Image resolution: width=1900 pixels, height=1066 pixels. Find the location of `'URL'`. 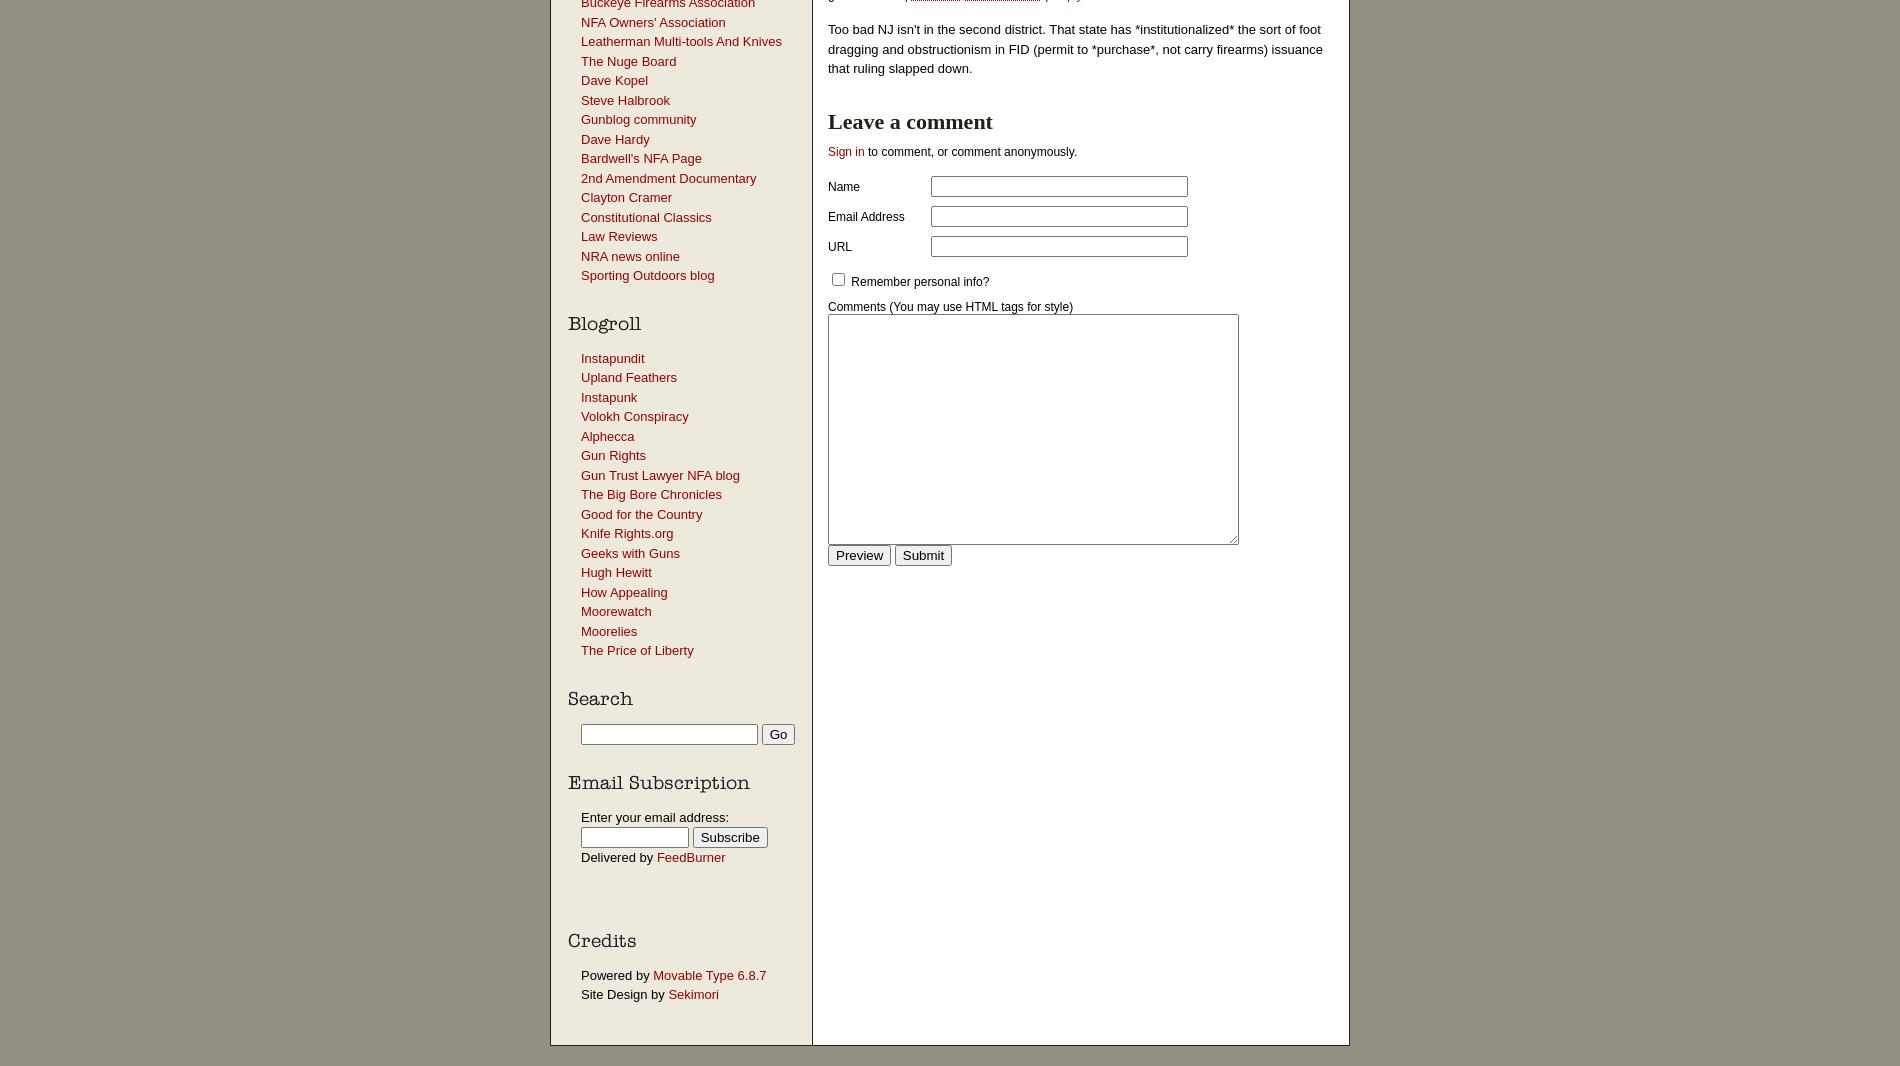

'URL' is located at coordinates (827, 245).